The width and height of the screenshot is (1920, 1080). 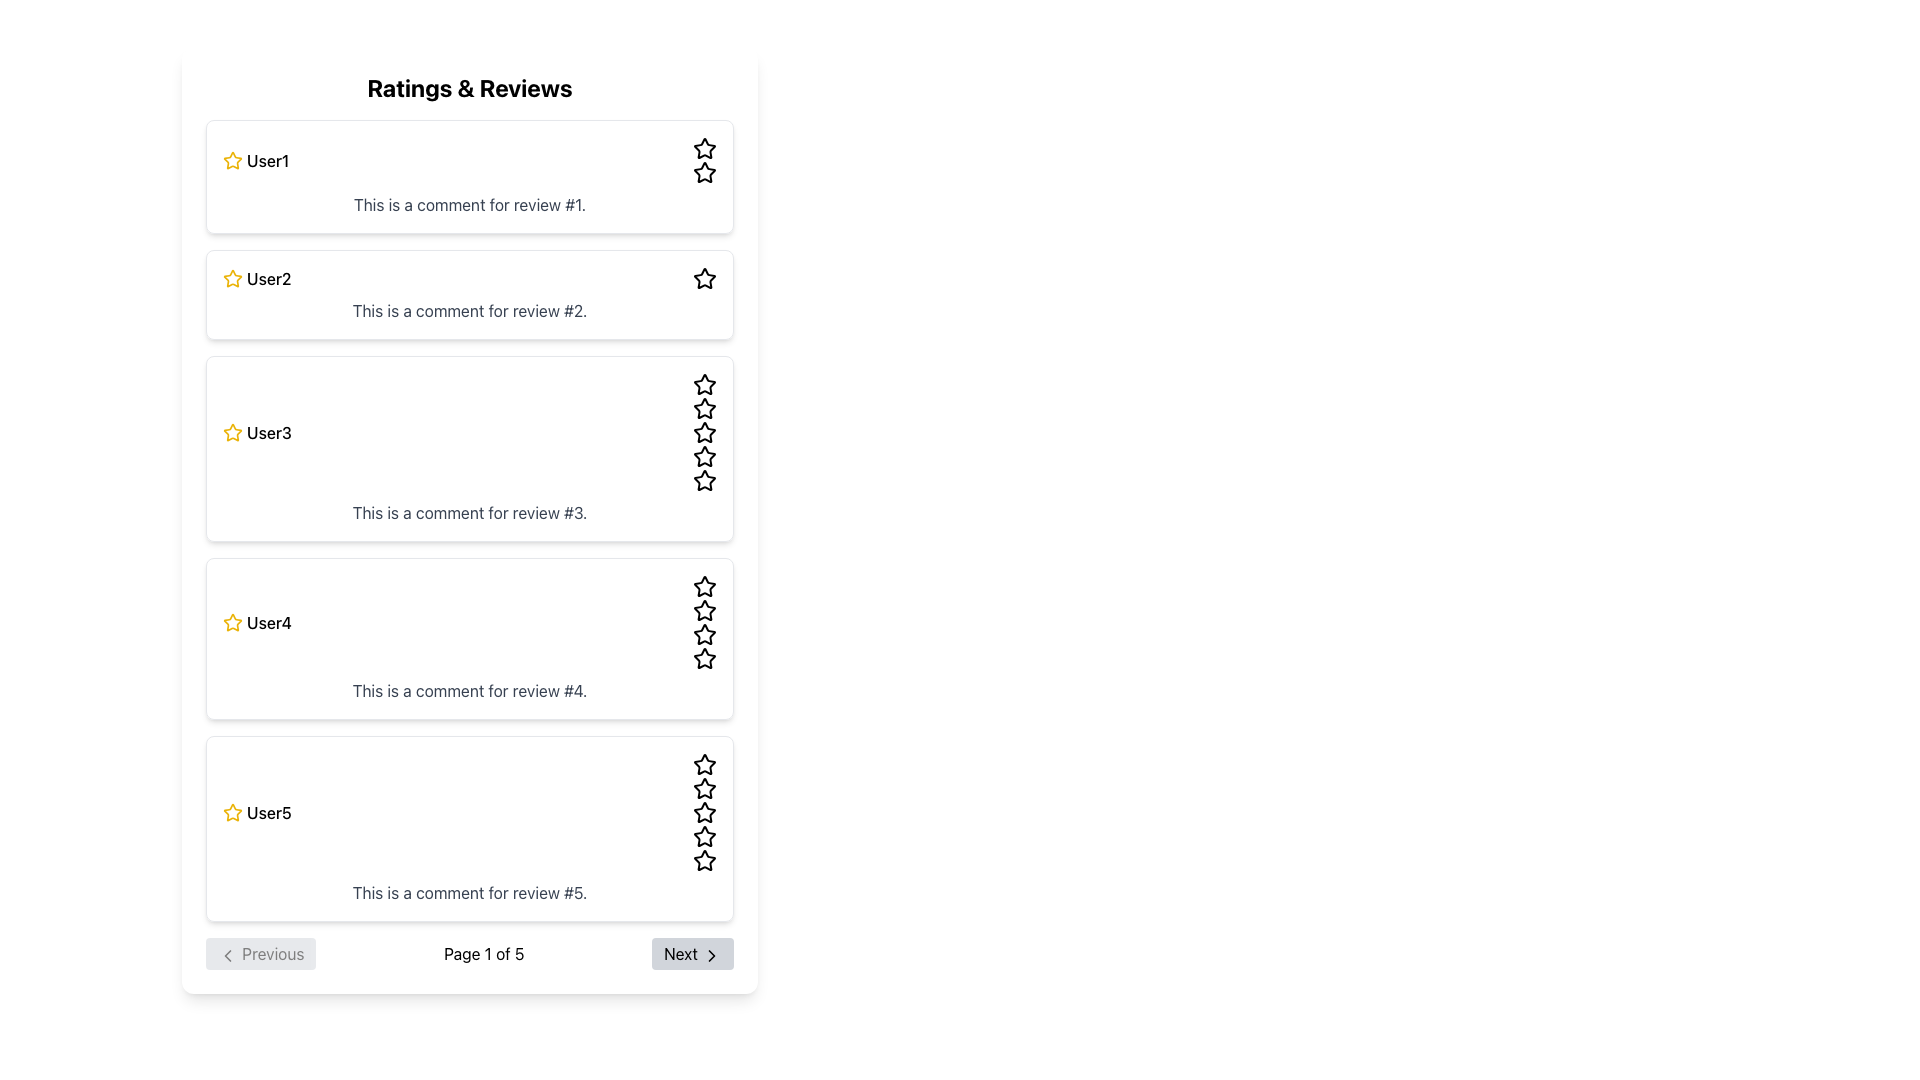 What do you see at coordinates (233, 813) in the screenshot?
I see `the yellow star icon representing a rating, located to the left of the 'User5' label in the last row of reviews` at bounding box center [233, 813].